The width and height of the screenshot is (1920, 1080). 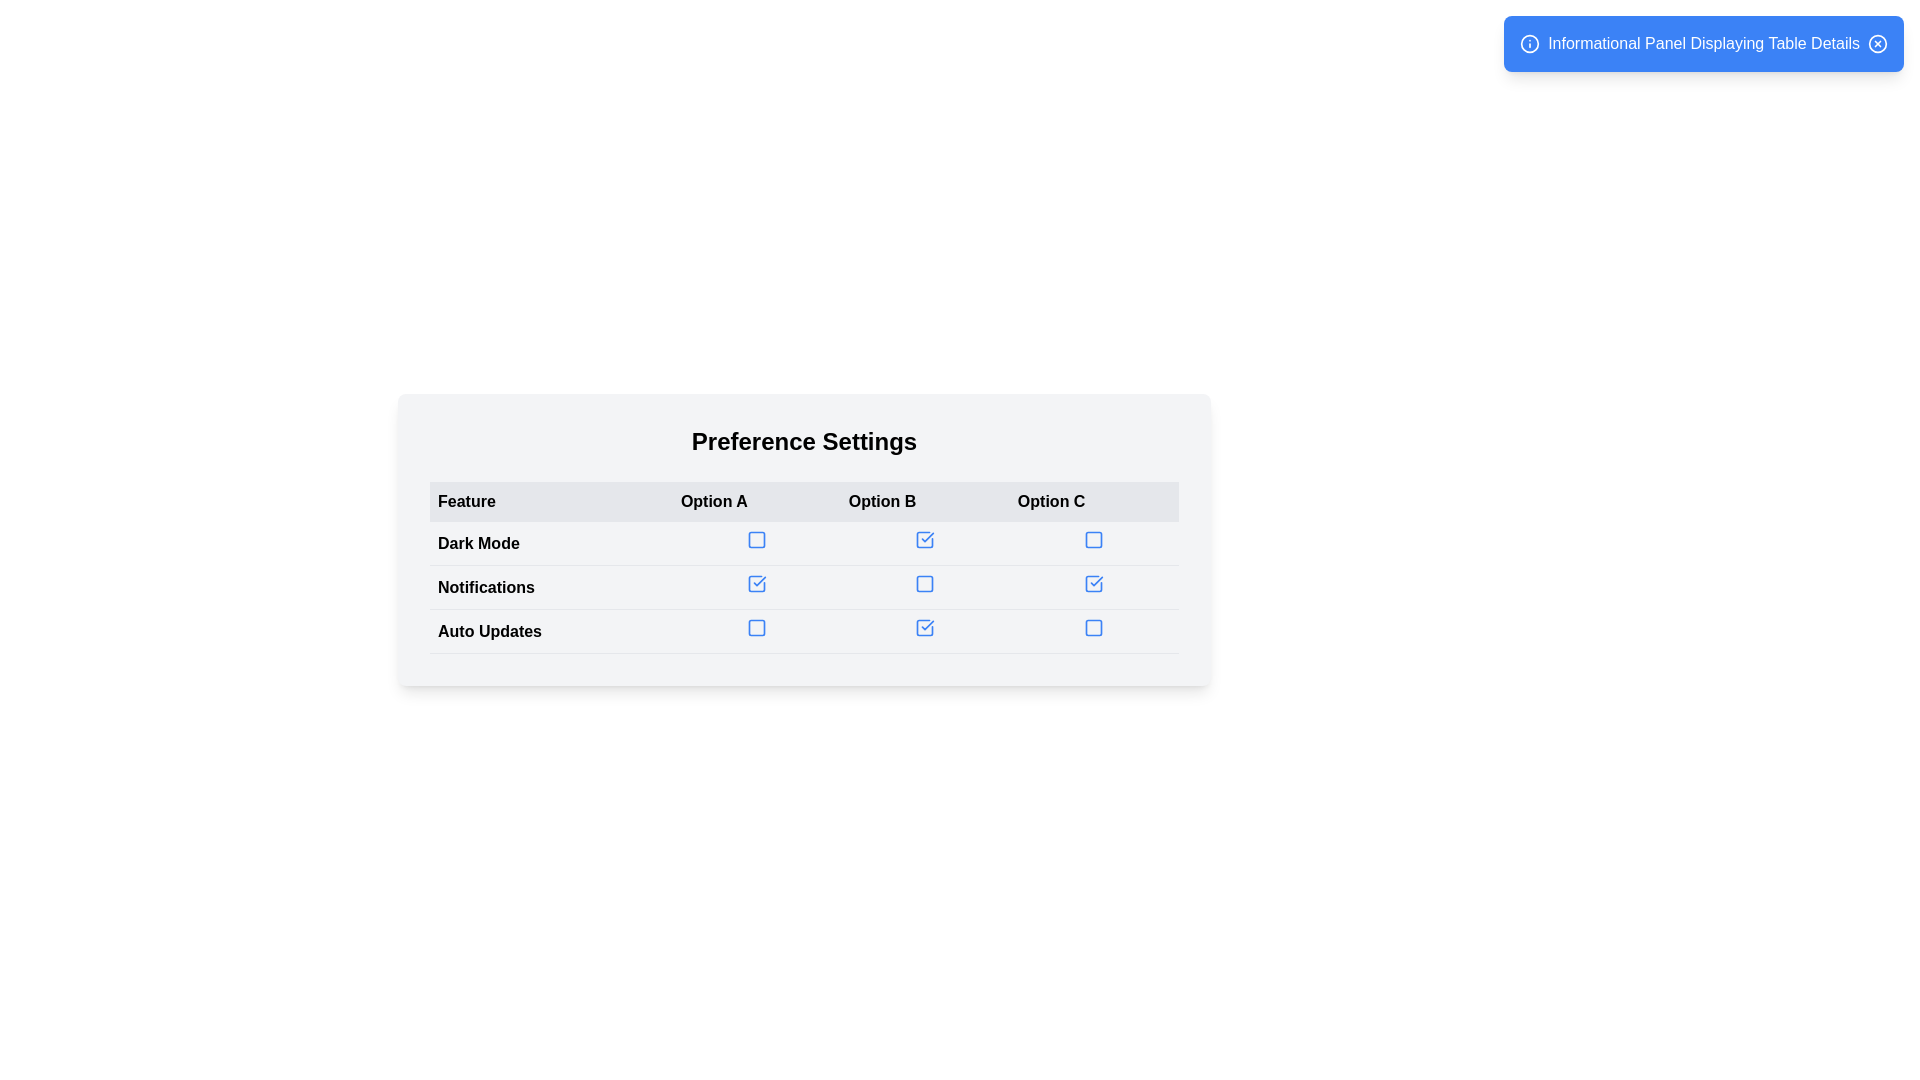 I want to click on the checkbox for 'Option A' under the 'Dark Mode' row in the 'Preference Settings', so click(x=755, y=543).